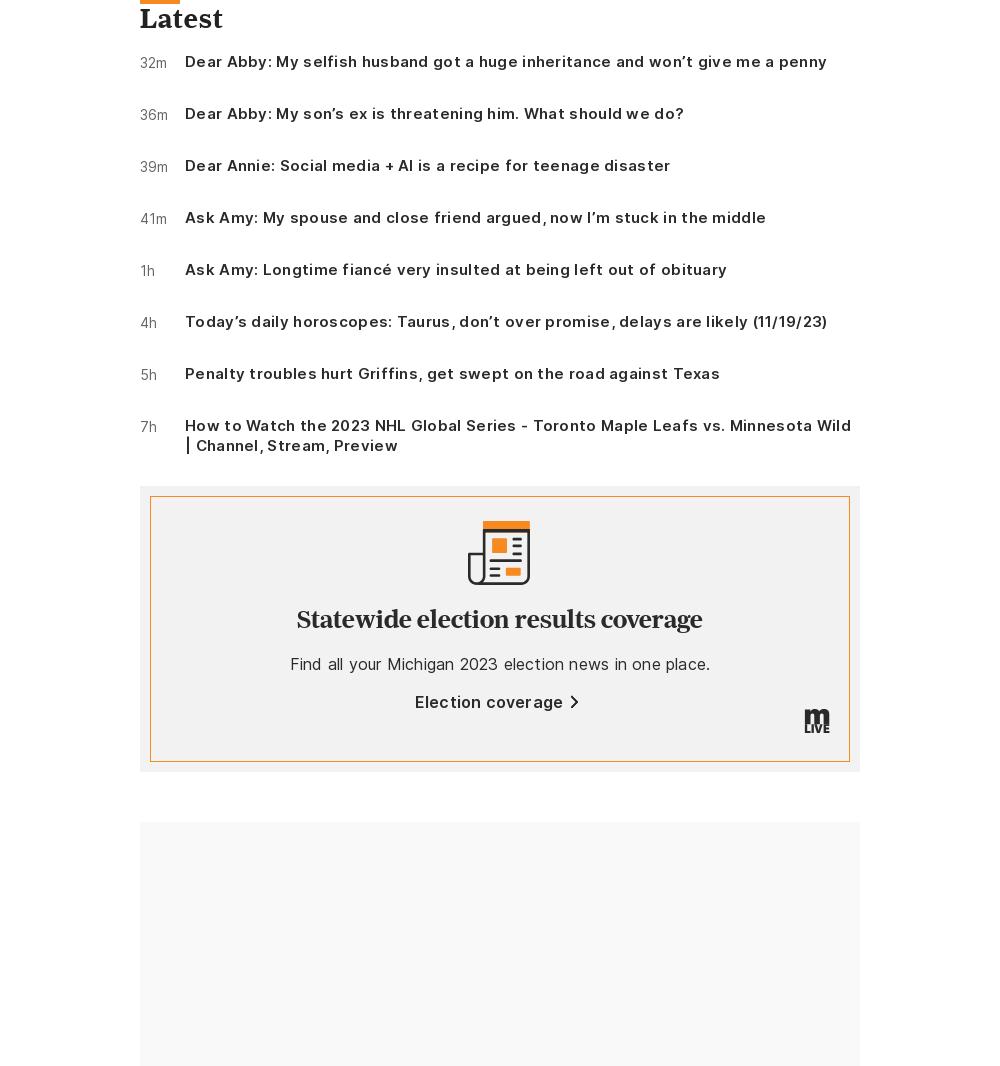  What do you see at coordinates (154, 165) in the screenshot?
I see `'39m'` at bounding box center [154, 165].